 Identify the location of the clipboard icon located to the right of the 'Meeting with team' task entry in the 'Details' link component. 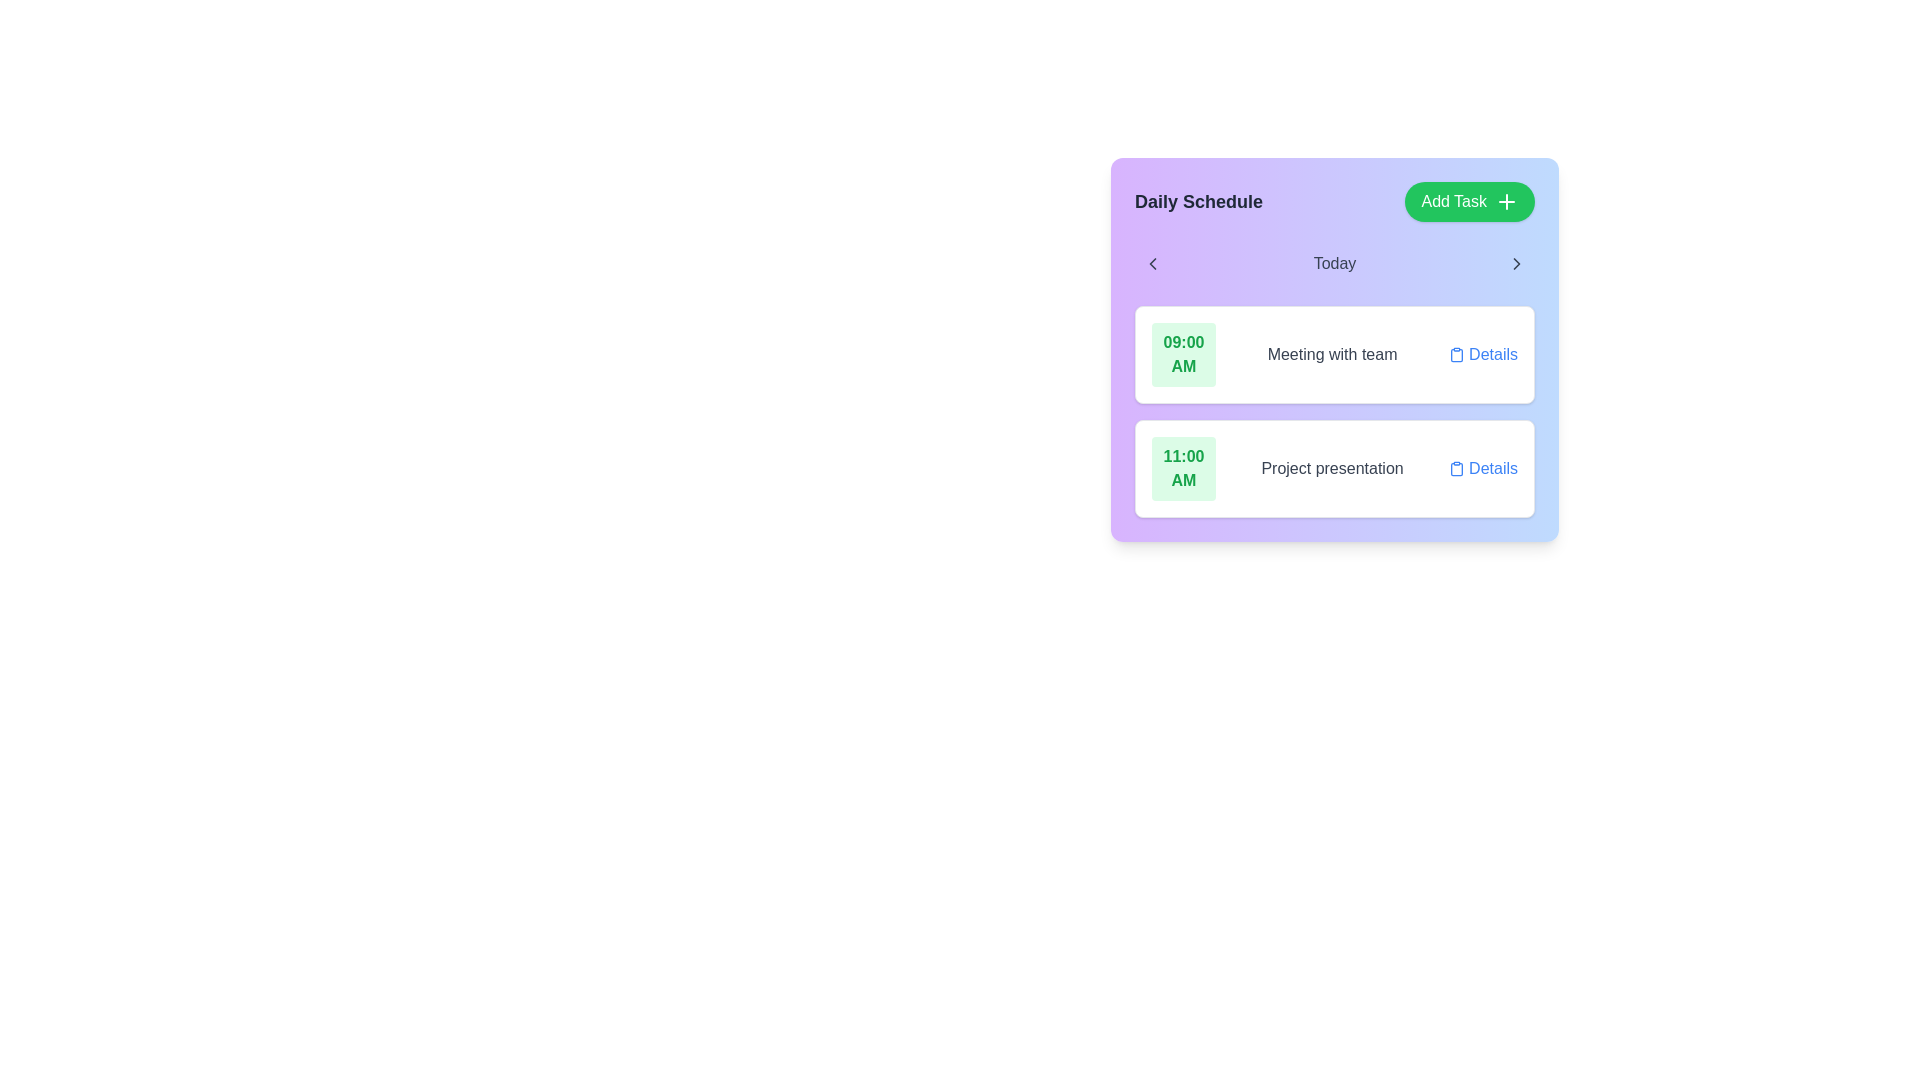
(1457, 354).